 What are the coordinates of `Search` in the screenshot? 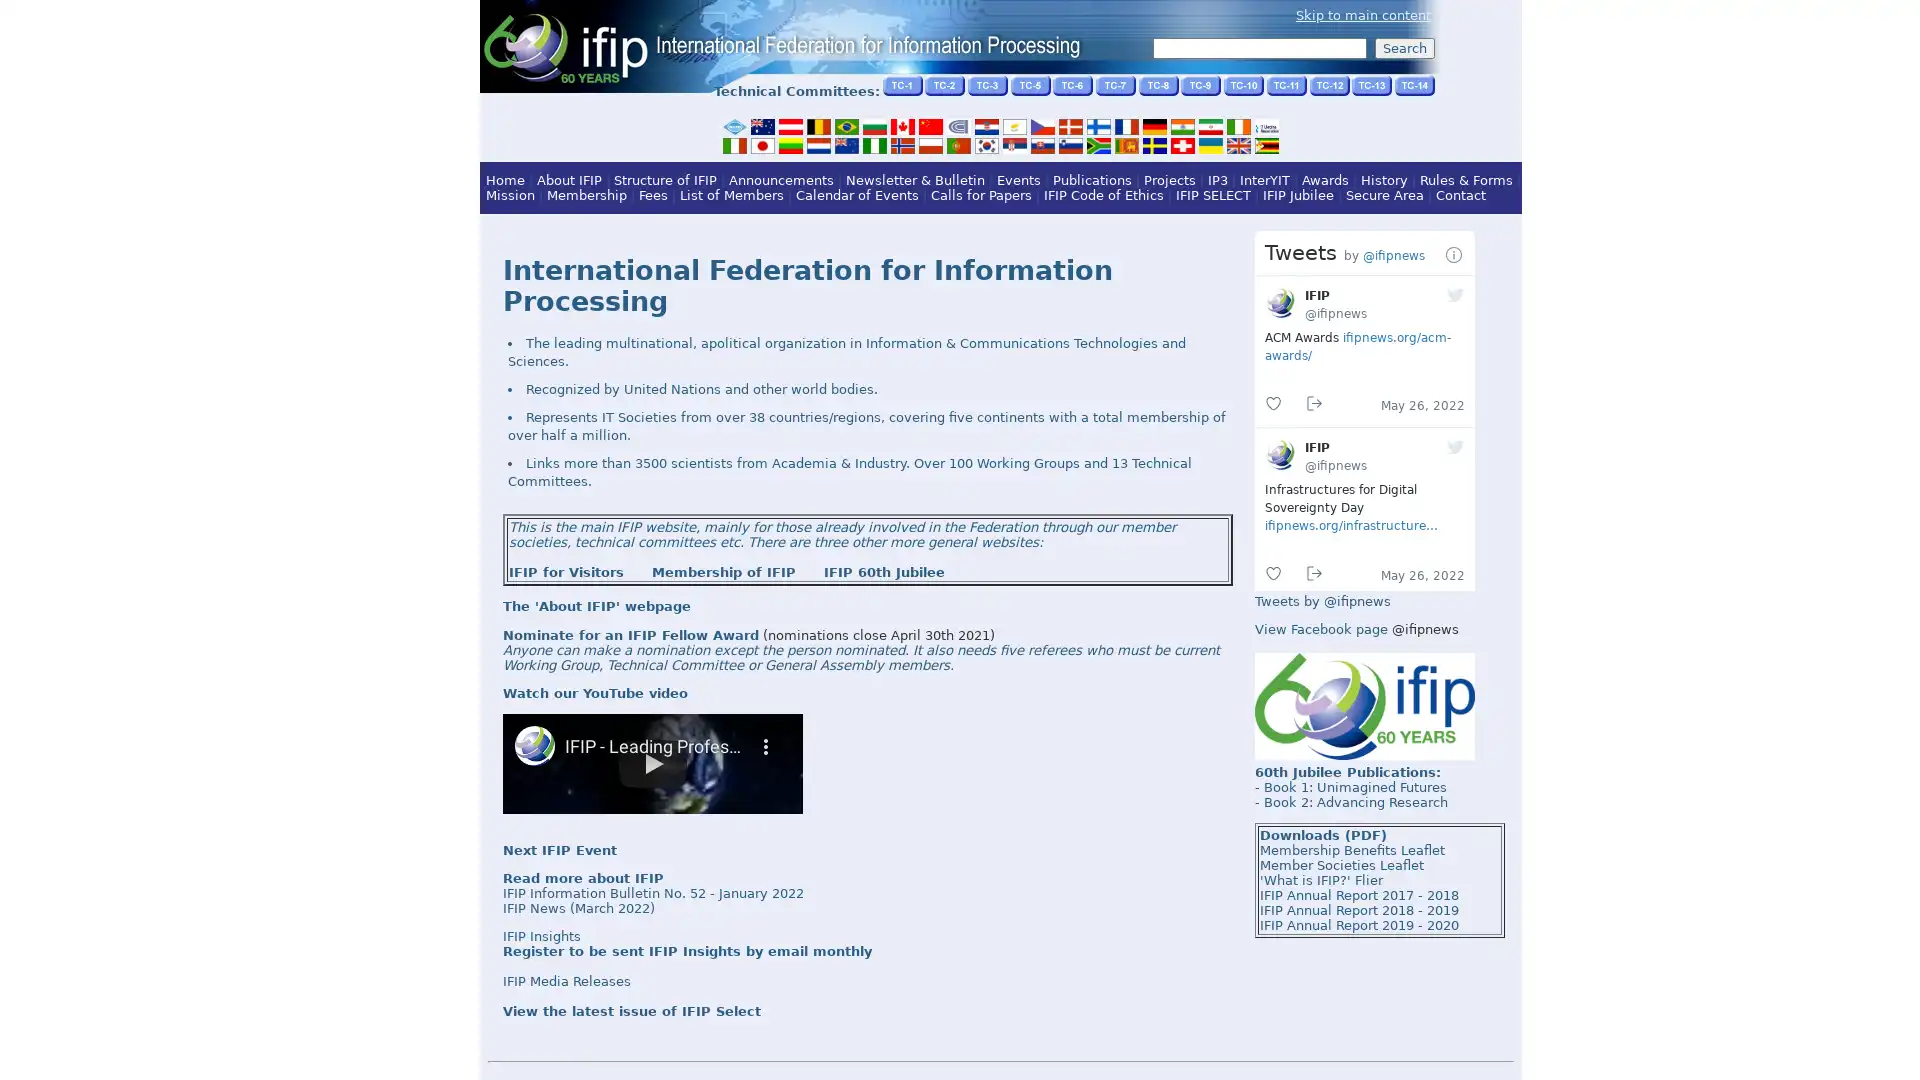 It's located at (1404, 46).